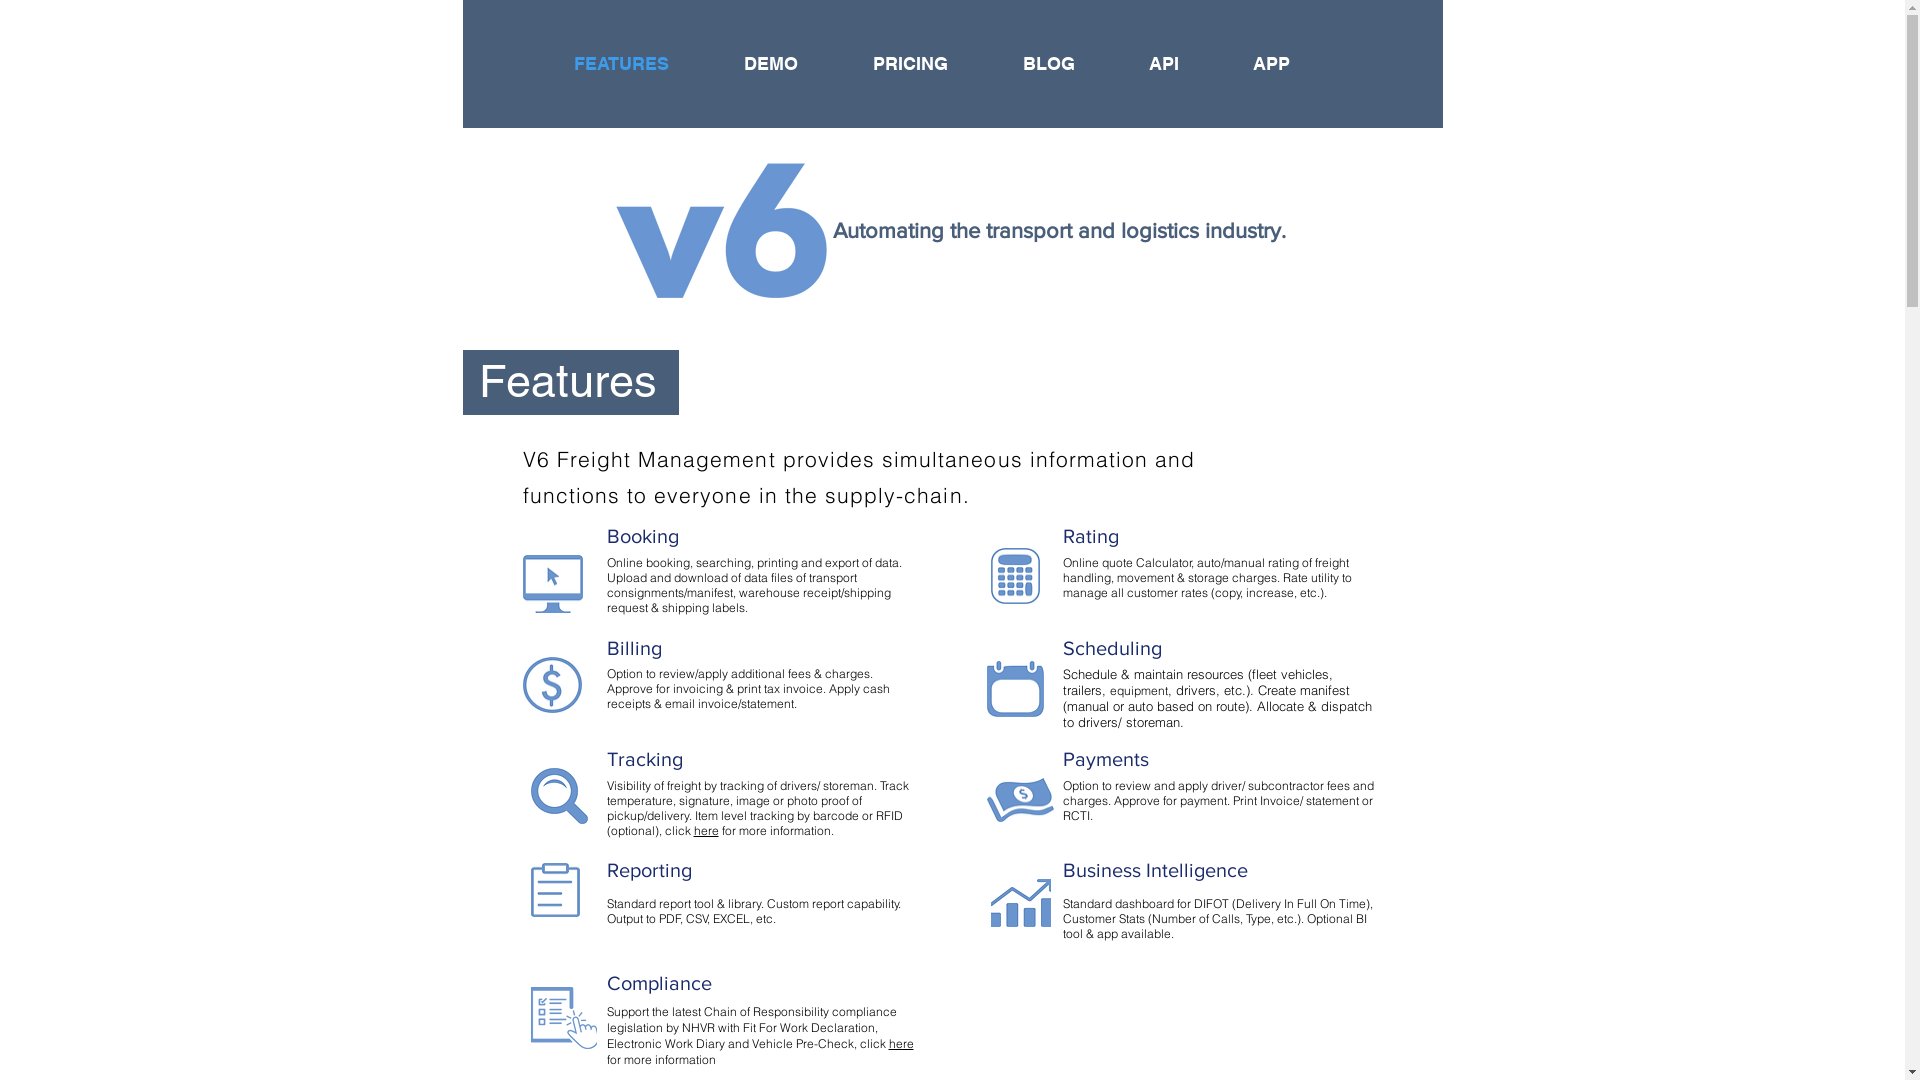 This screenshot has width=1920, height=1080. I want to click on 'here', so click(899, 1042).